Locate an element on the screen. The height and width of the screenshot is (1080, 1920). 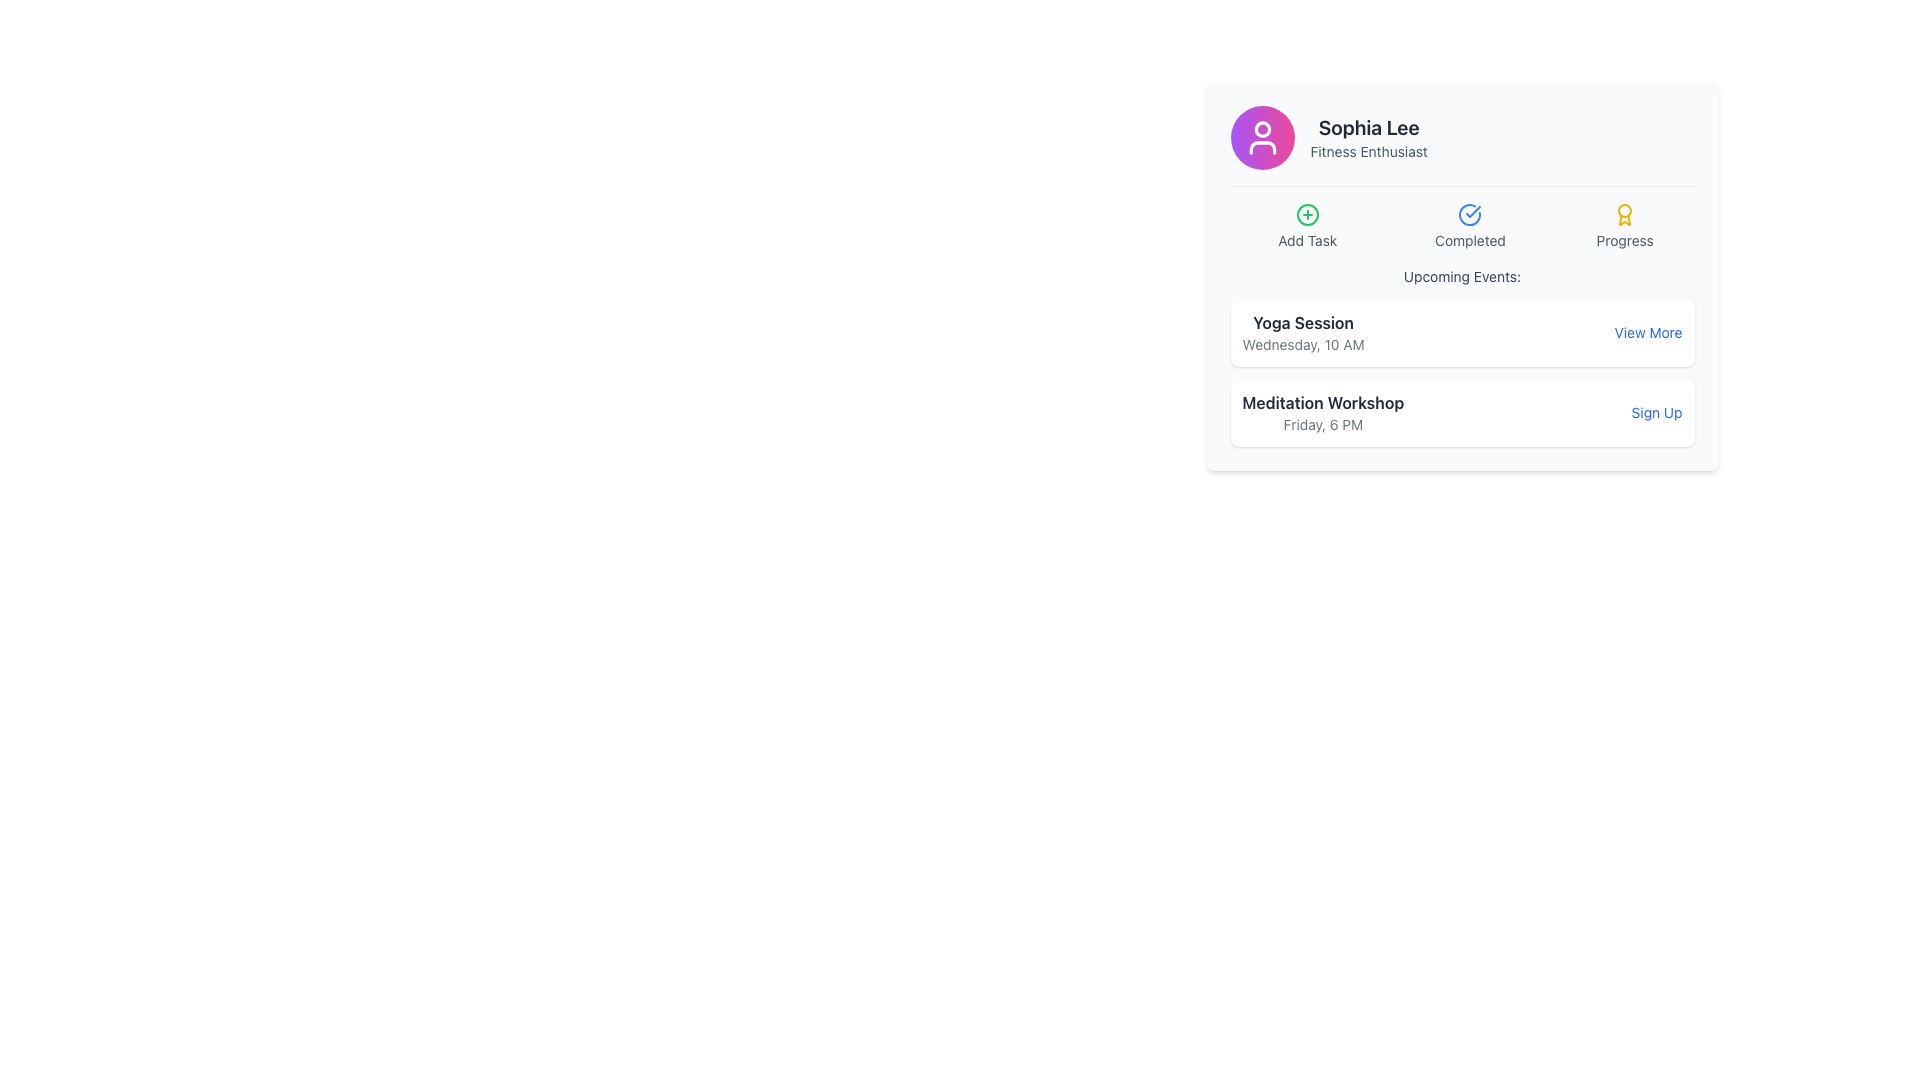
the progress icon located in the upper-right area of the Profile Card interface, which signifies achievements and engagement metrics is located at coordinates (1625, 220).